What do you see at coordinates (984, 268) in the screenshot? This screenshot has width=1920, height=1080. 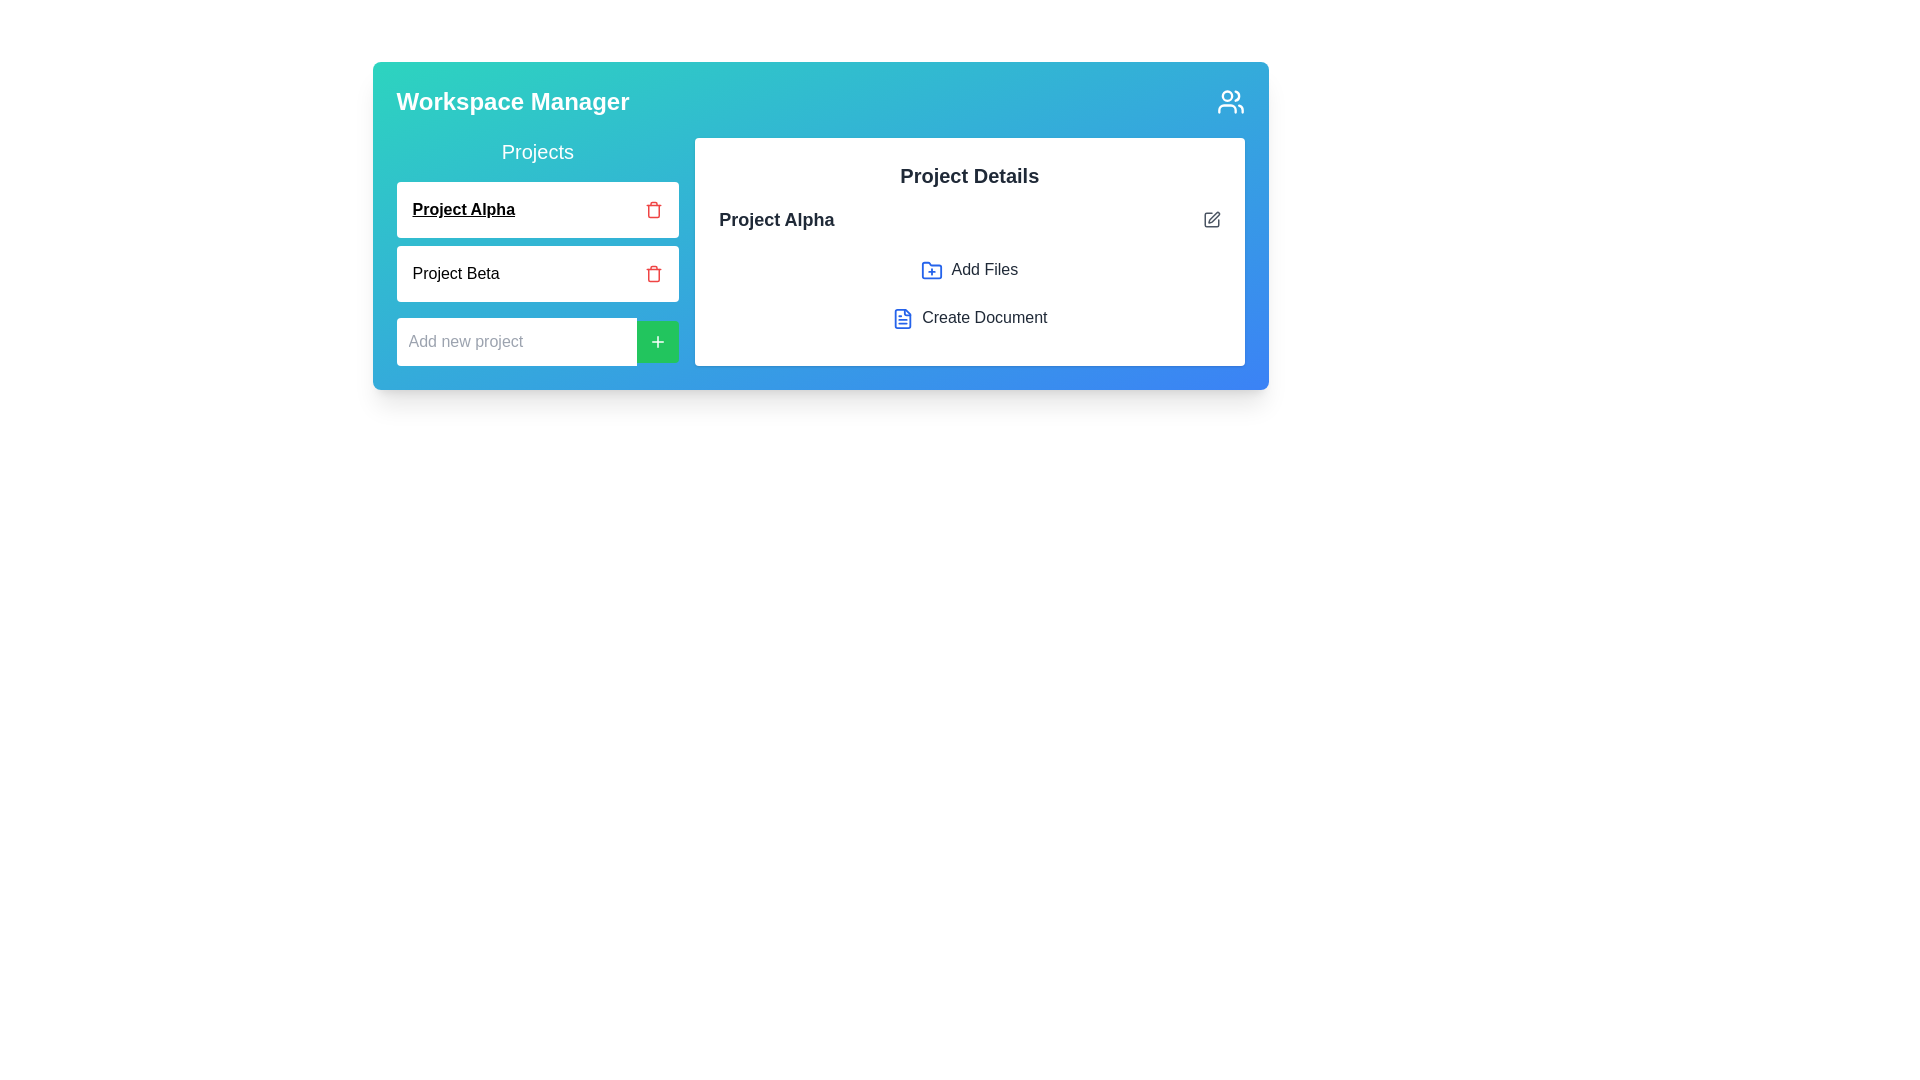 I see `the 'Add Files' text label in the 'Project Details' section, which is positioned to the right of a folder icon` at bounding box center [984, 268].